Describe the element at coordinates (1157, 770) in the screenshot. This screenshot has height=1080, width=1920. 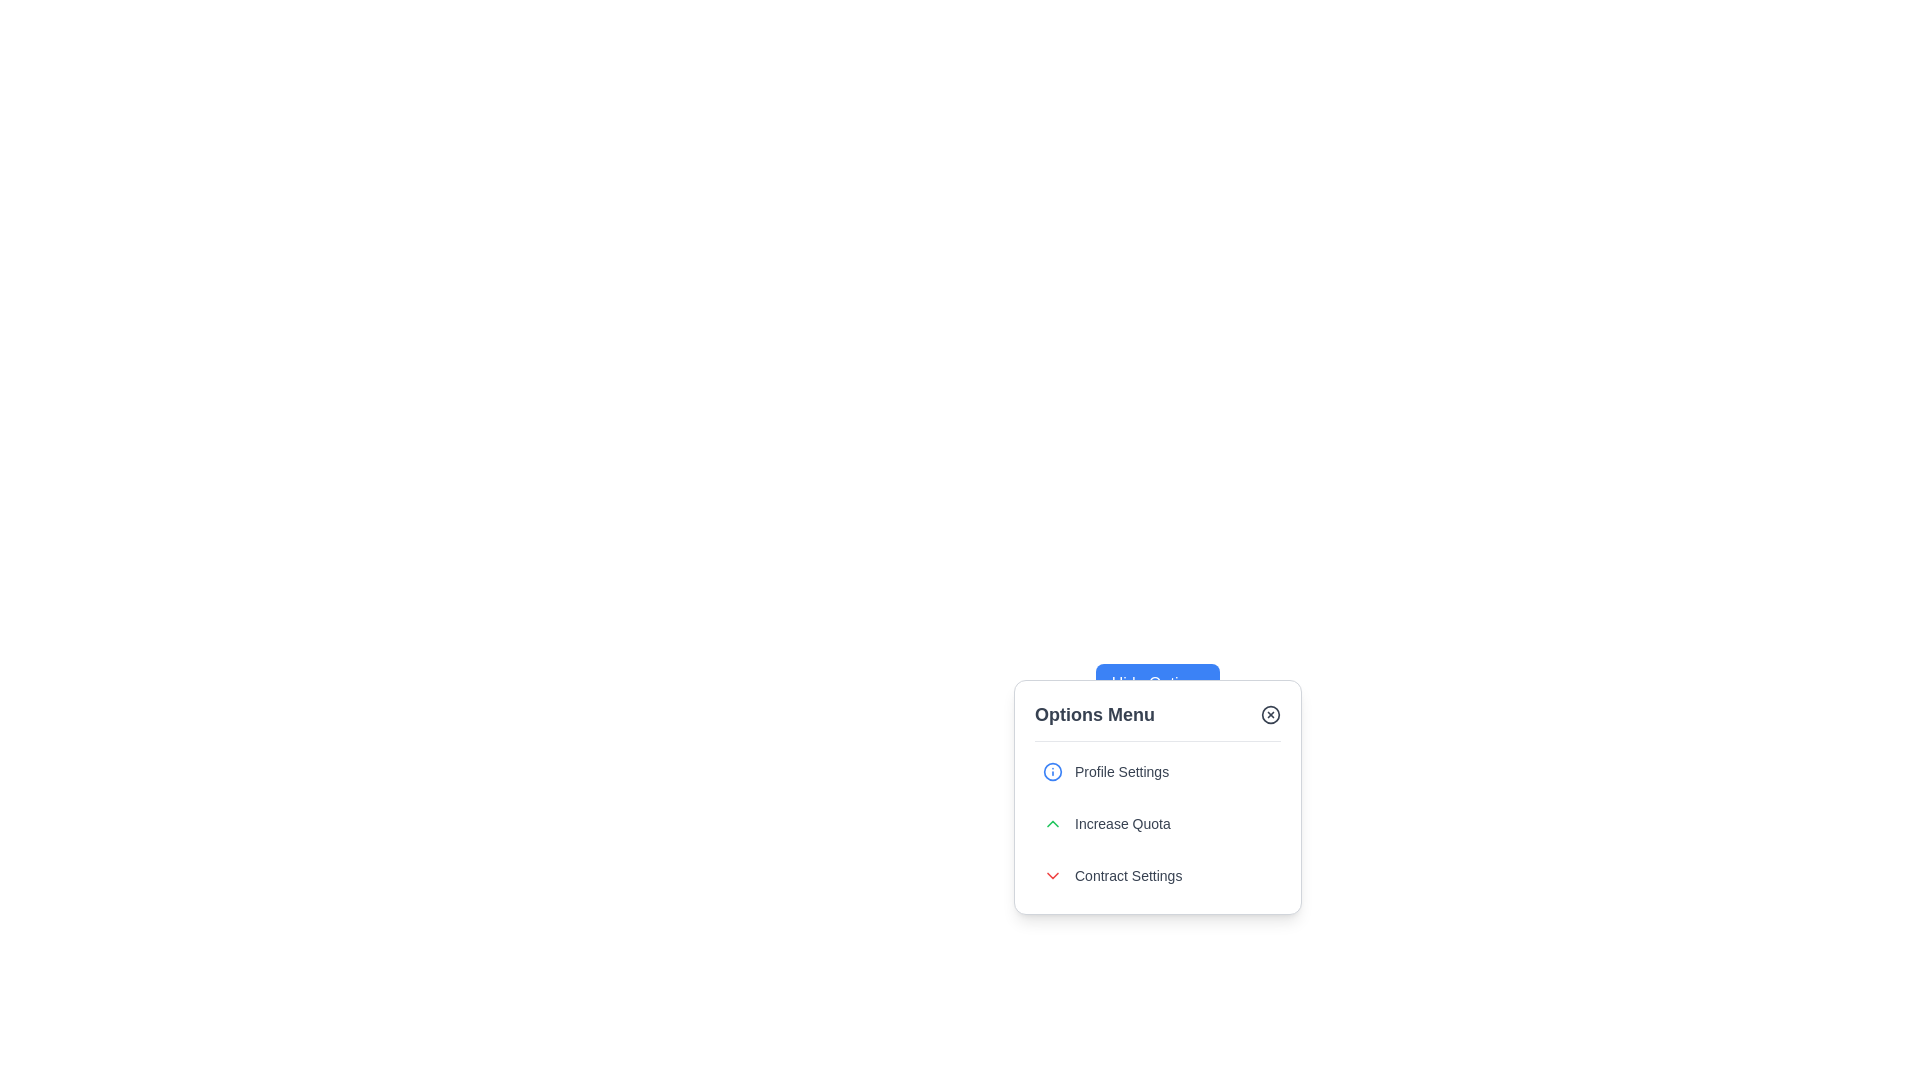
I see `the 'Profile Settings' button located in the upper section of the 'Options Menu'` at that location.